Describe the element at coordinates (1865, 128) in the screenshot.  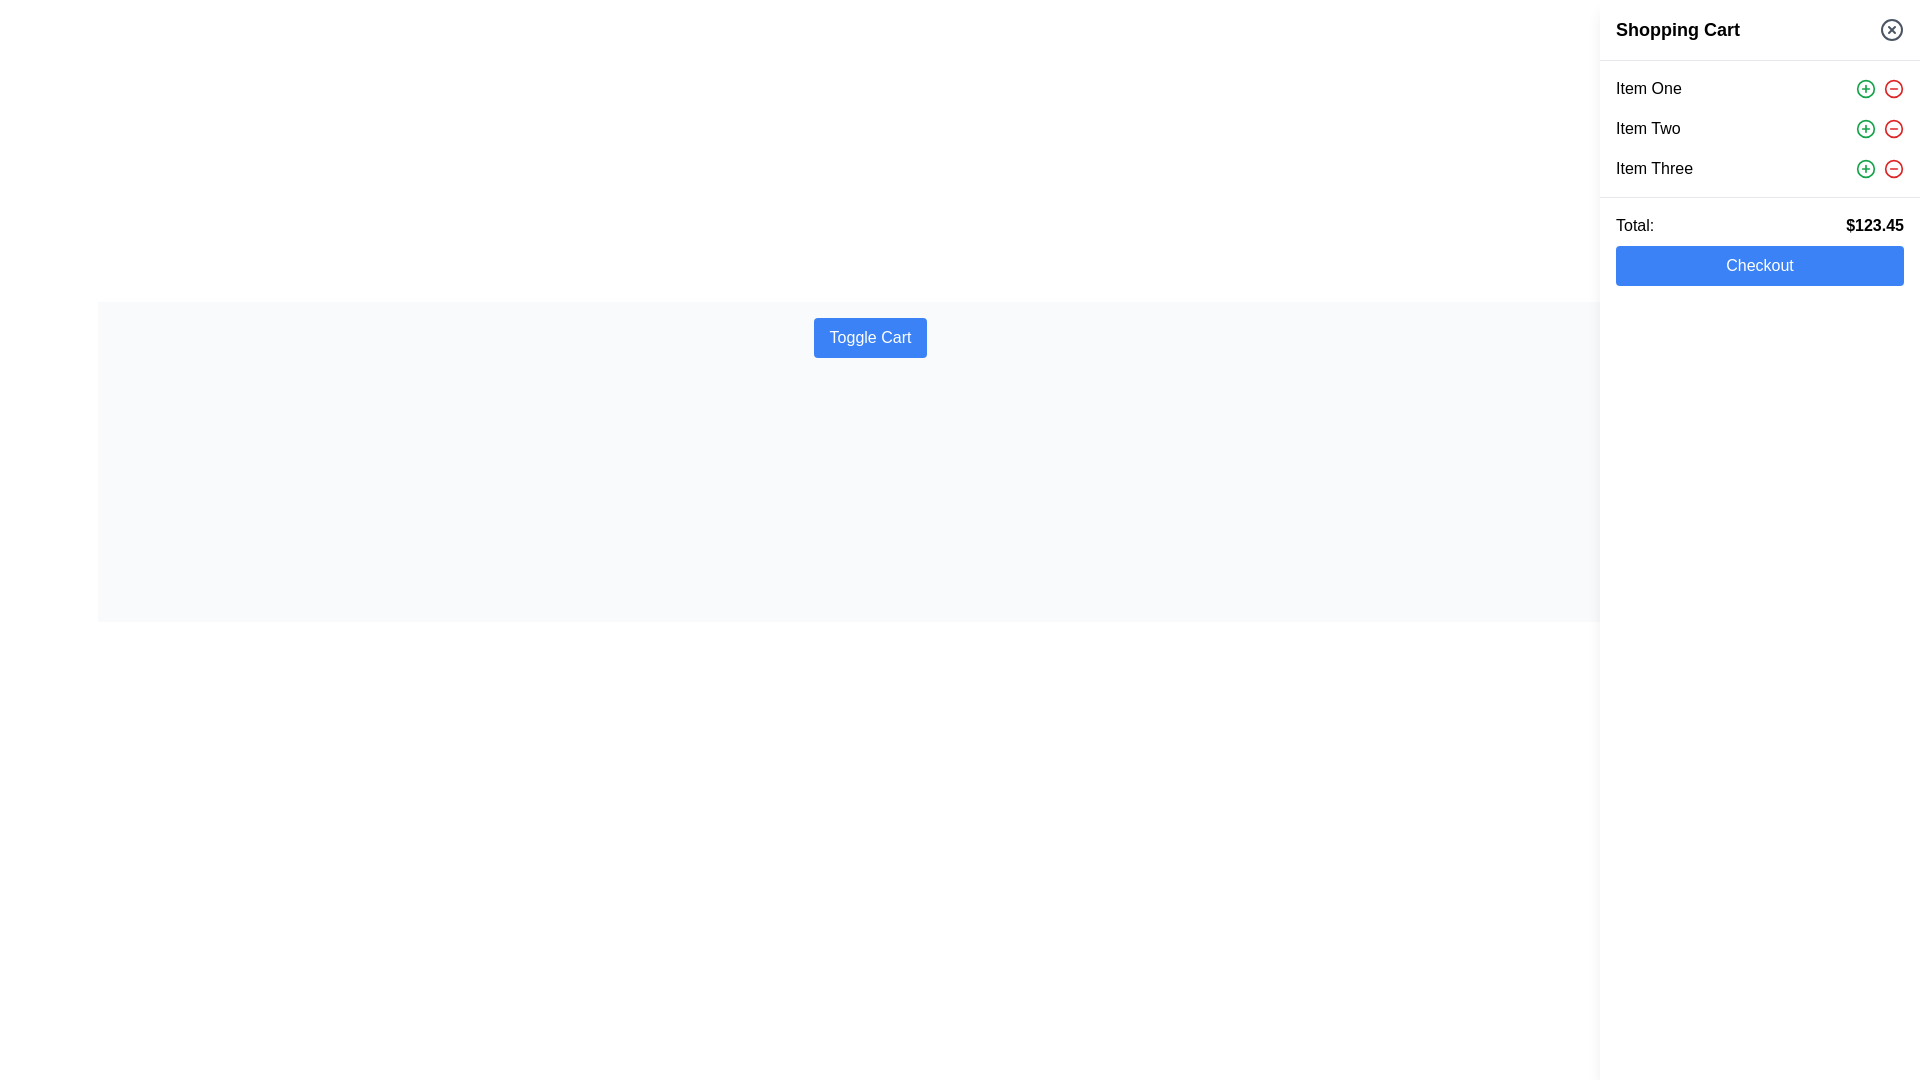
I see `the green circular icon with a plus sign located next to 'Item Two' in the shopping cart sidebar` at that location.